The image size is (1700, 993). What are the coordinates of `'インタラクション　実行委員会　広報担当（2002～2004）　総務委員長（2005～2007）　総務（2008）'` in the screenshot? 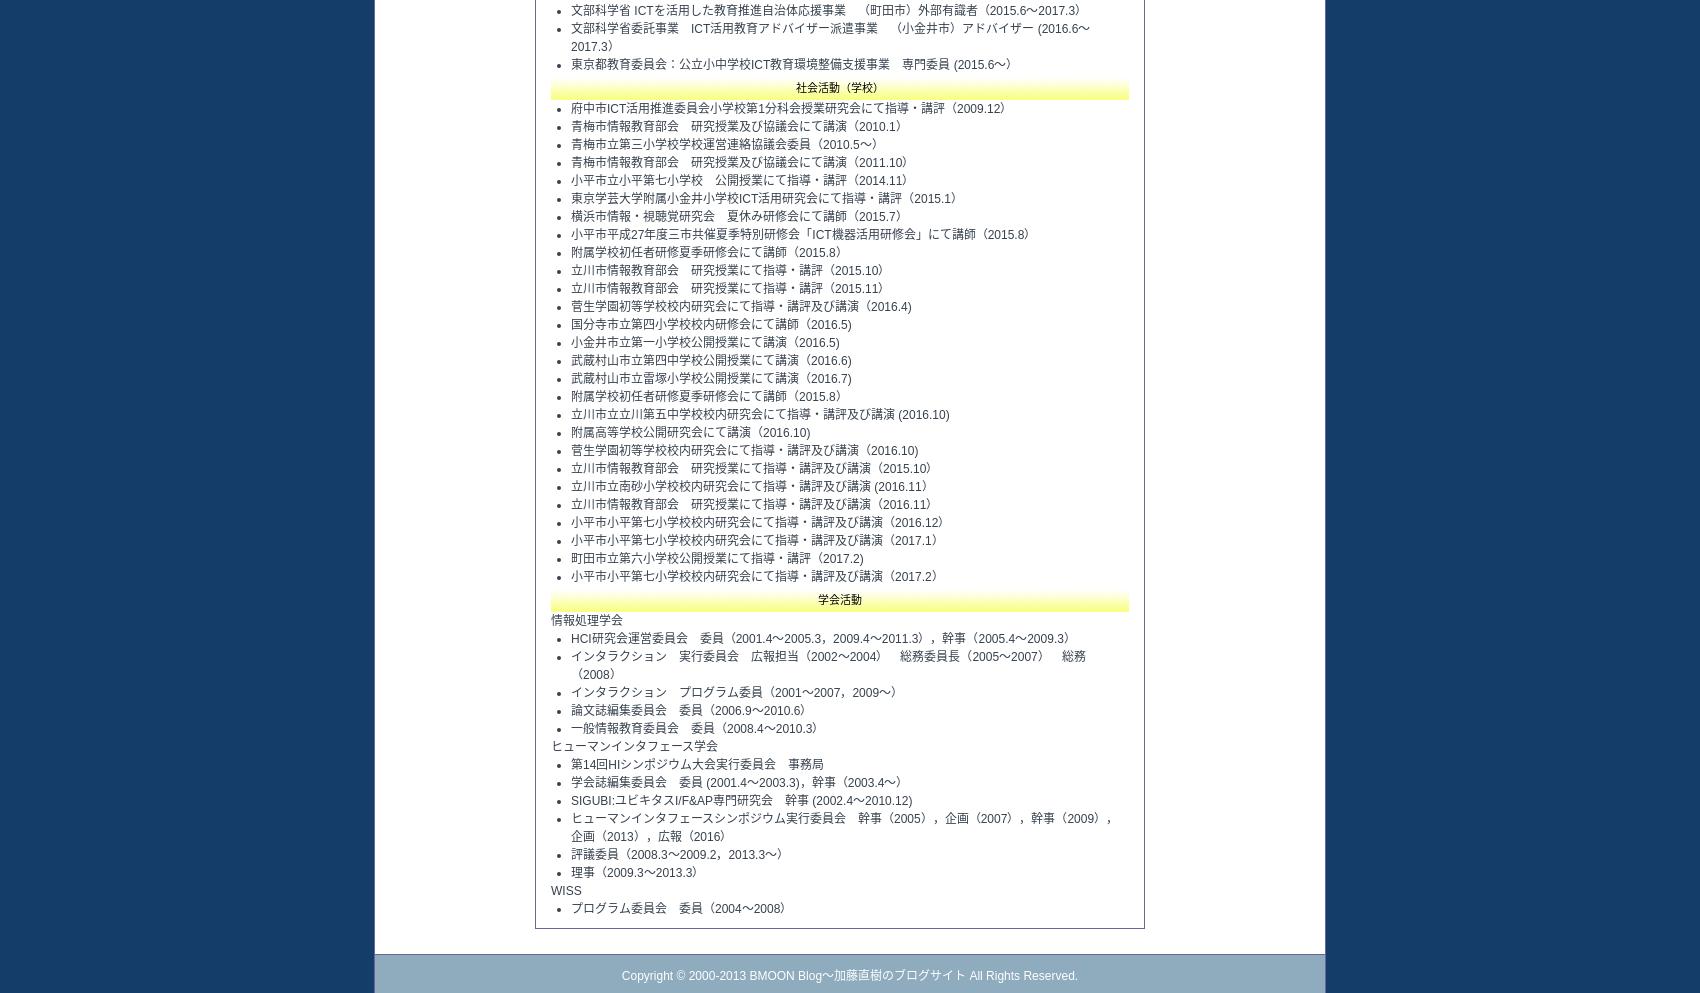 It's located at (570, 666).